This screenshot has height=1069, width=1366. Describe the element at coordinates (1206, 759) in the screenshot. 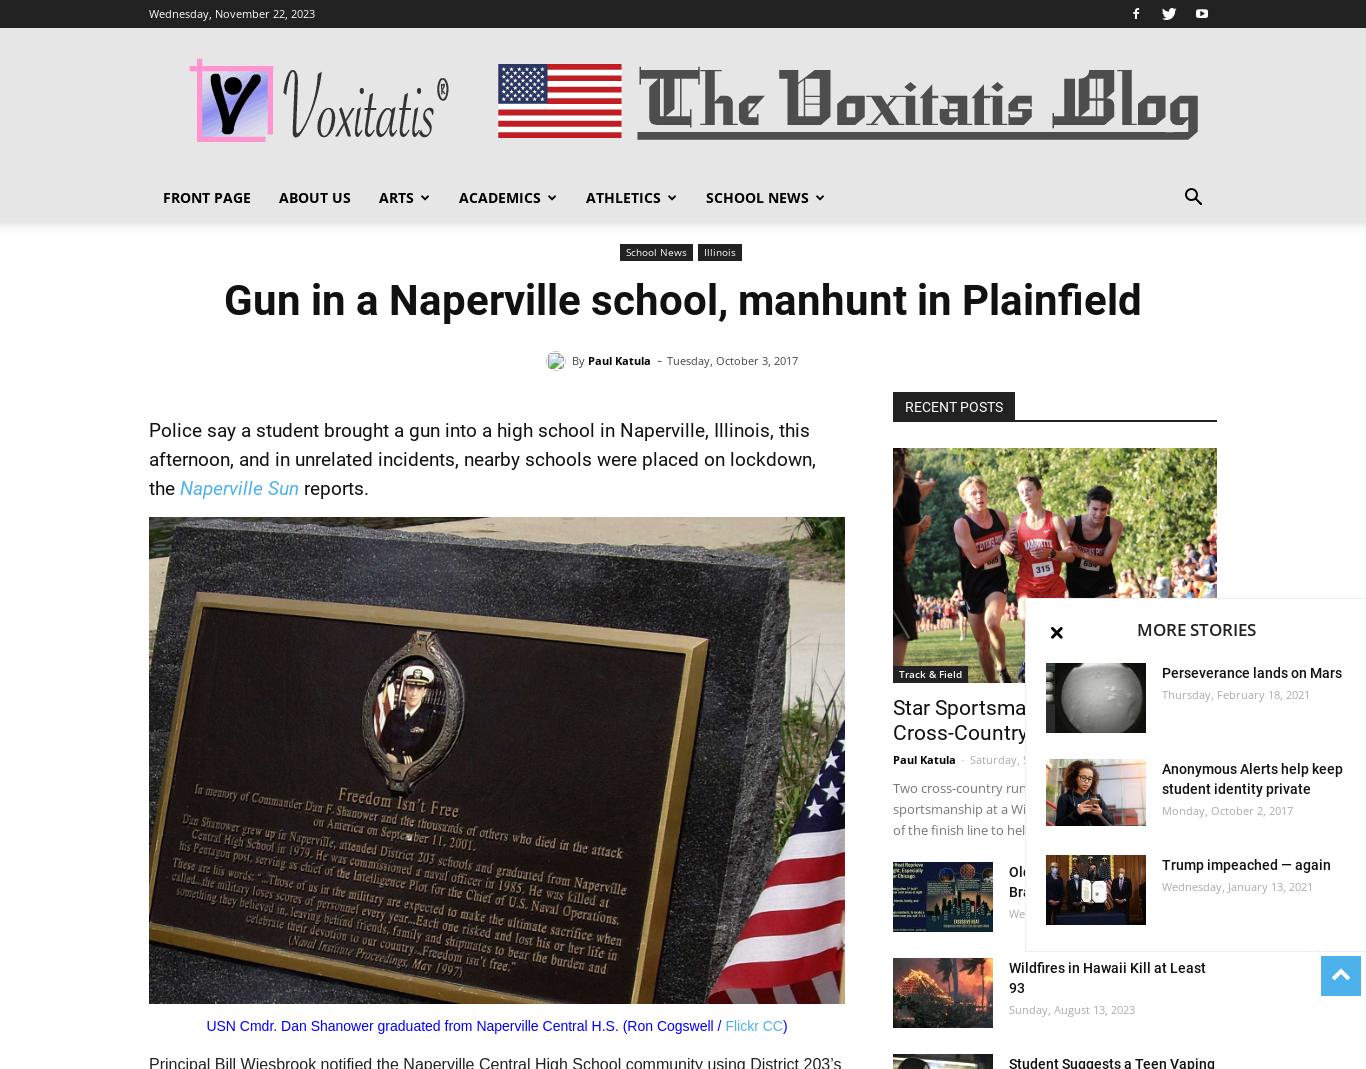

I see `'0'` at that location.